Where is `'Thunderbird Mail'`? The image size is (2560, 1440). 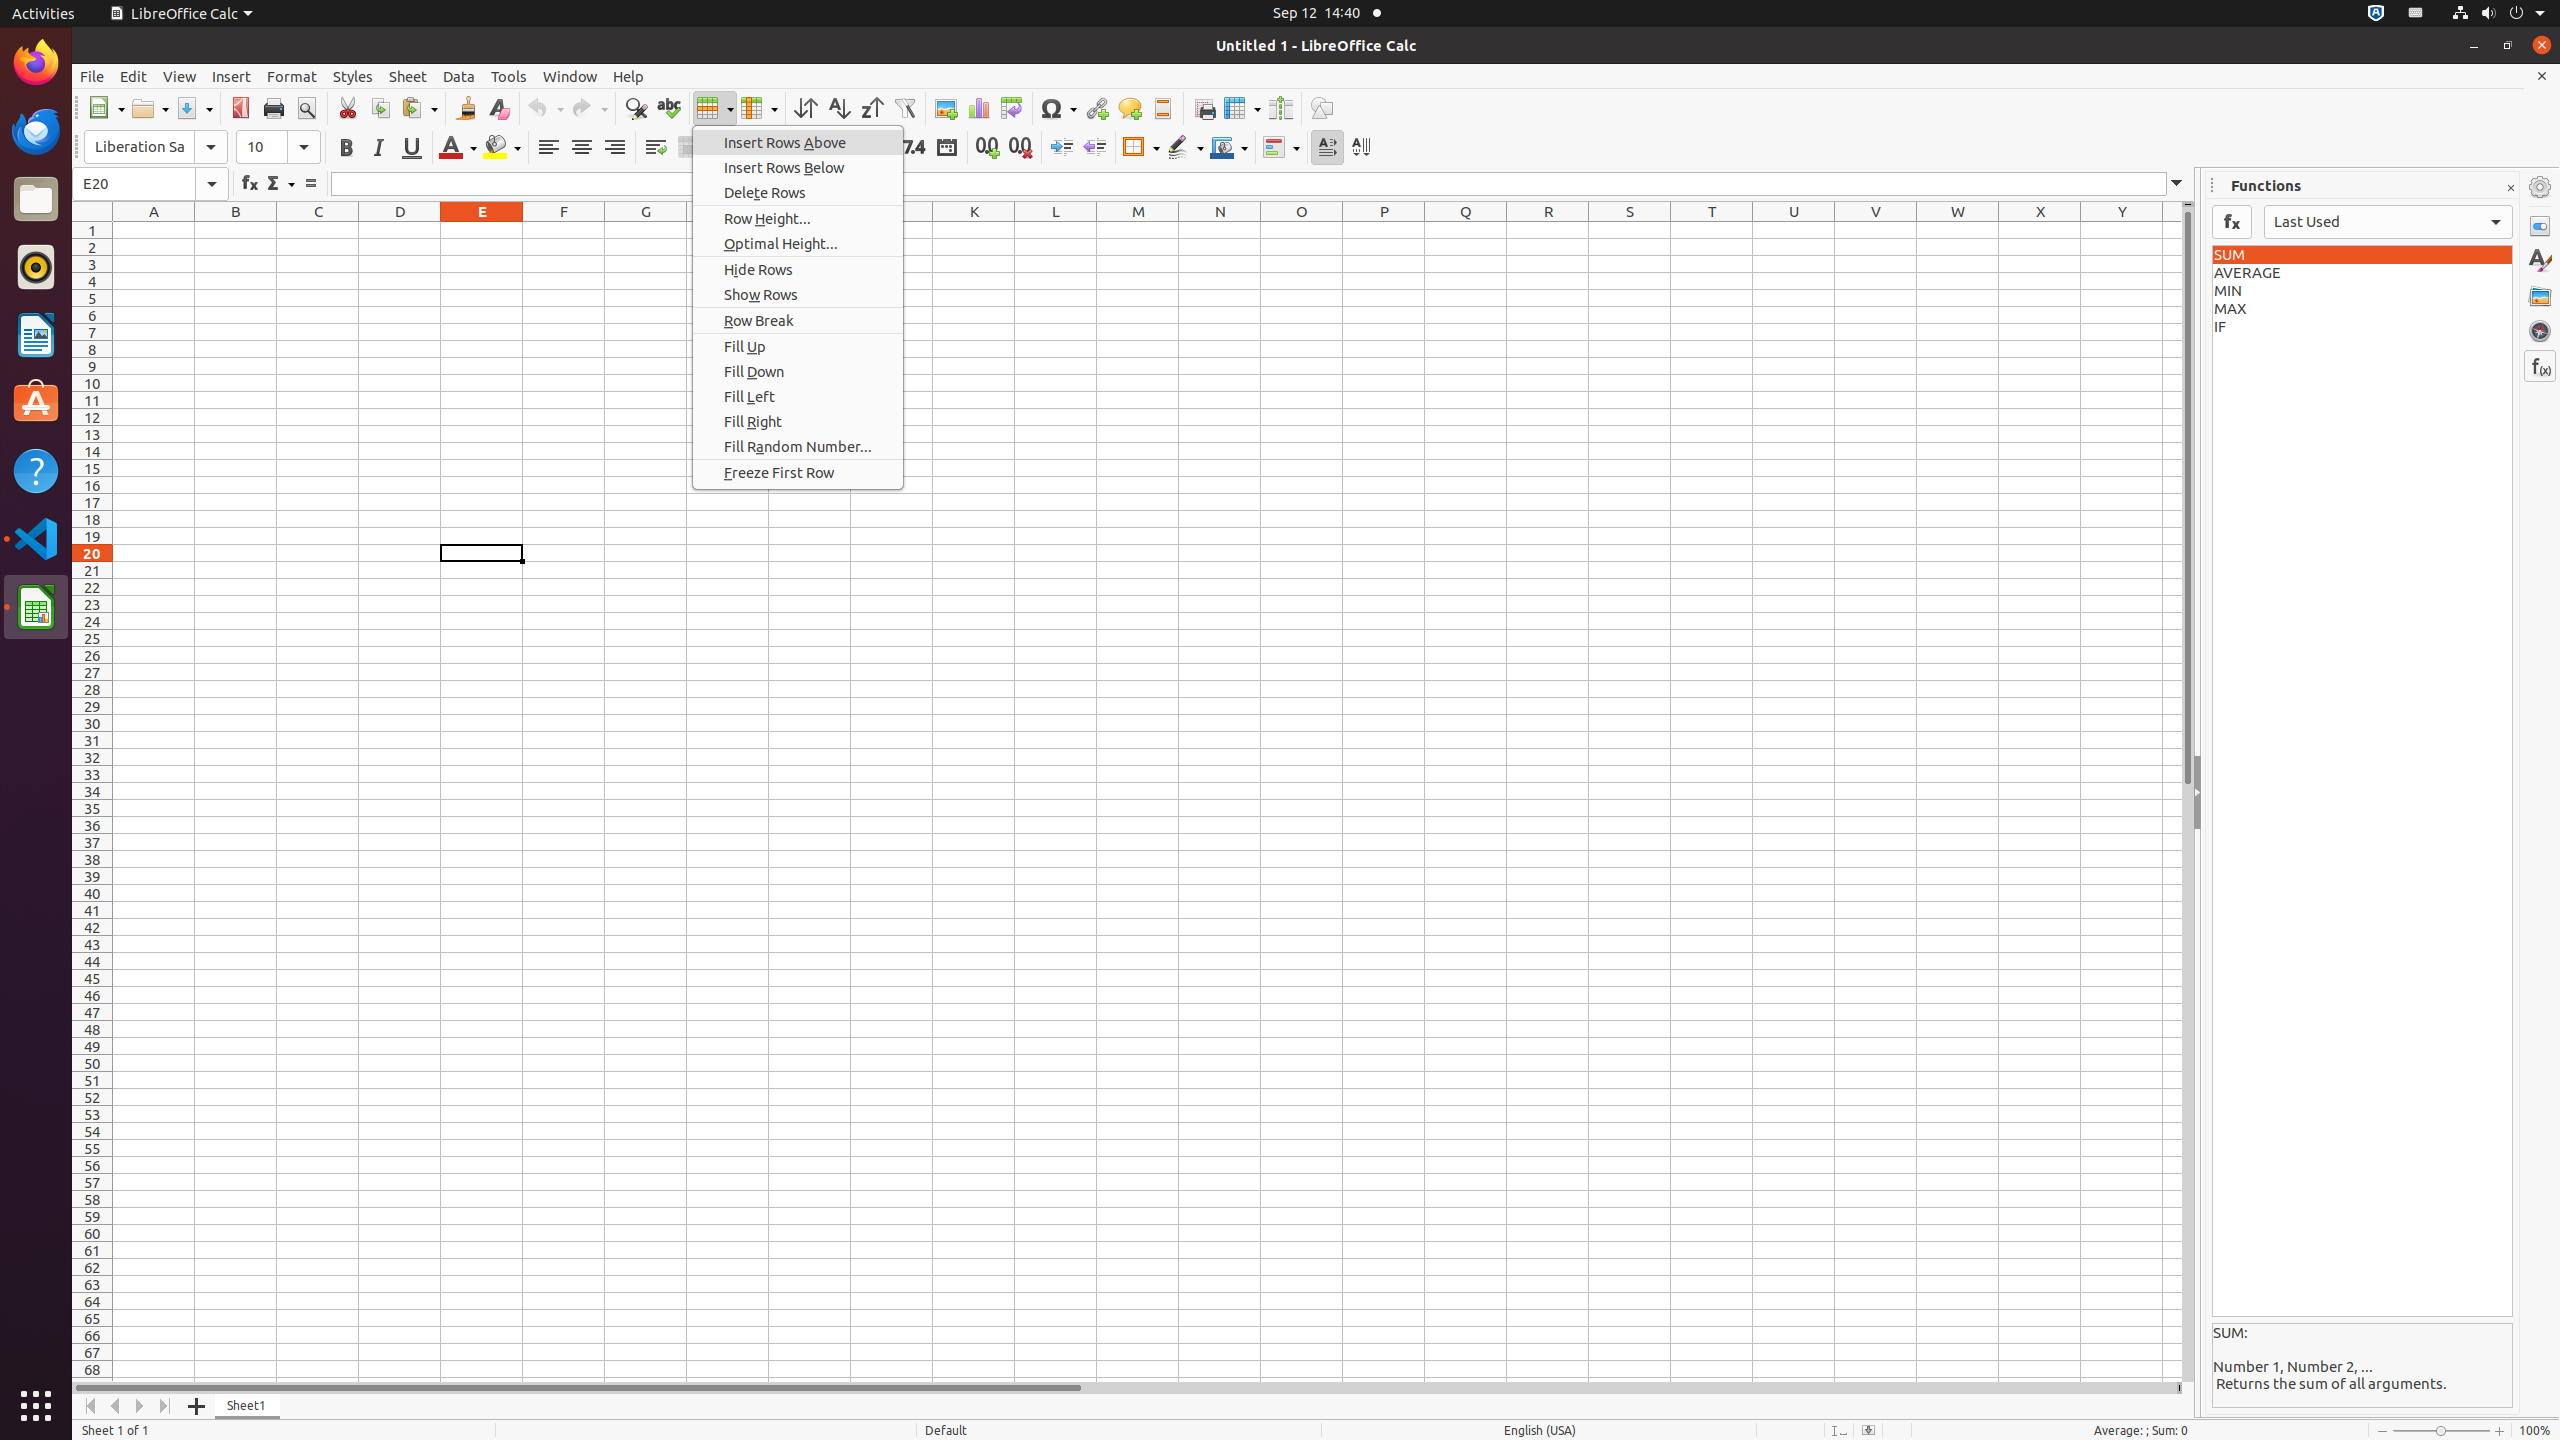 'Thunderbird Mail' is located at coordinates (36, 130).